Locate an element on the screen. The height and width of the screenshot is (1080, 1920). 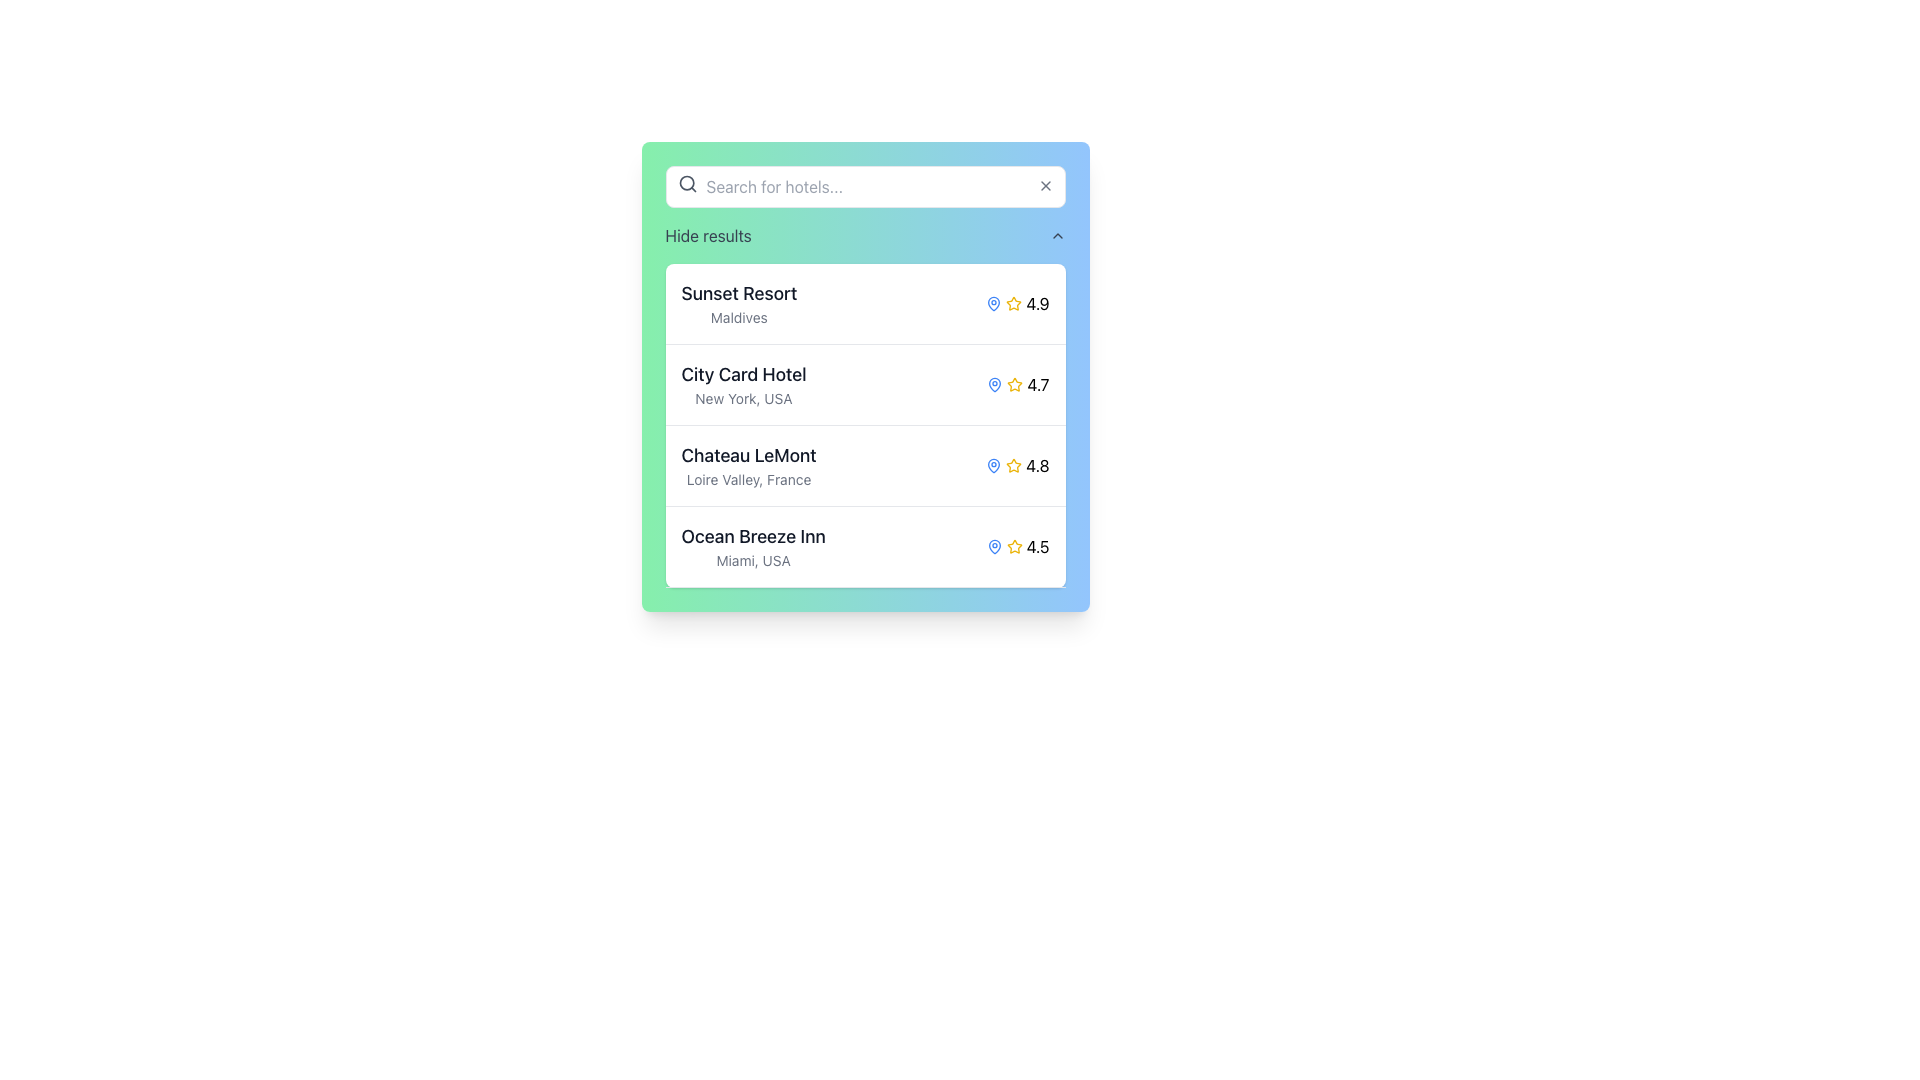
the text element displaying the rating '4.9' next to the star icon for 'Sunset Resort' to focus on it is located at coordinates (1037, 304).